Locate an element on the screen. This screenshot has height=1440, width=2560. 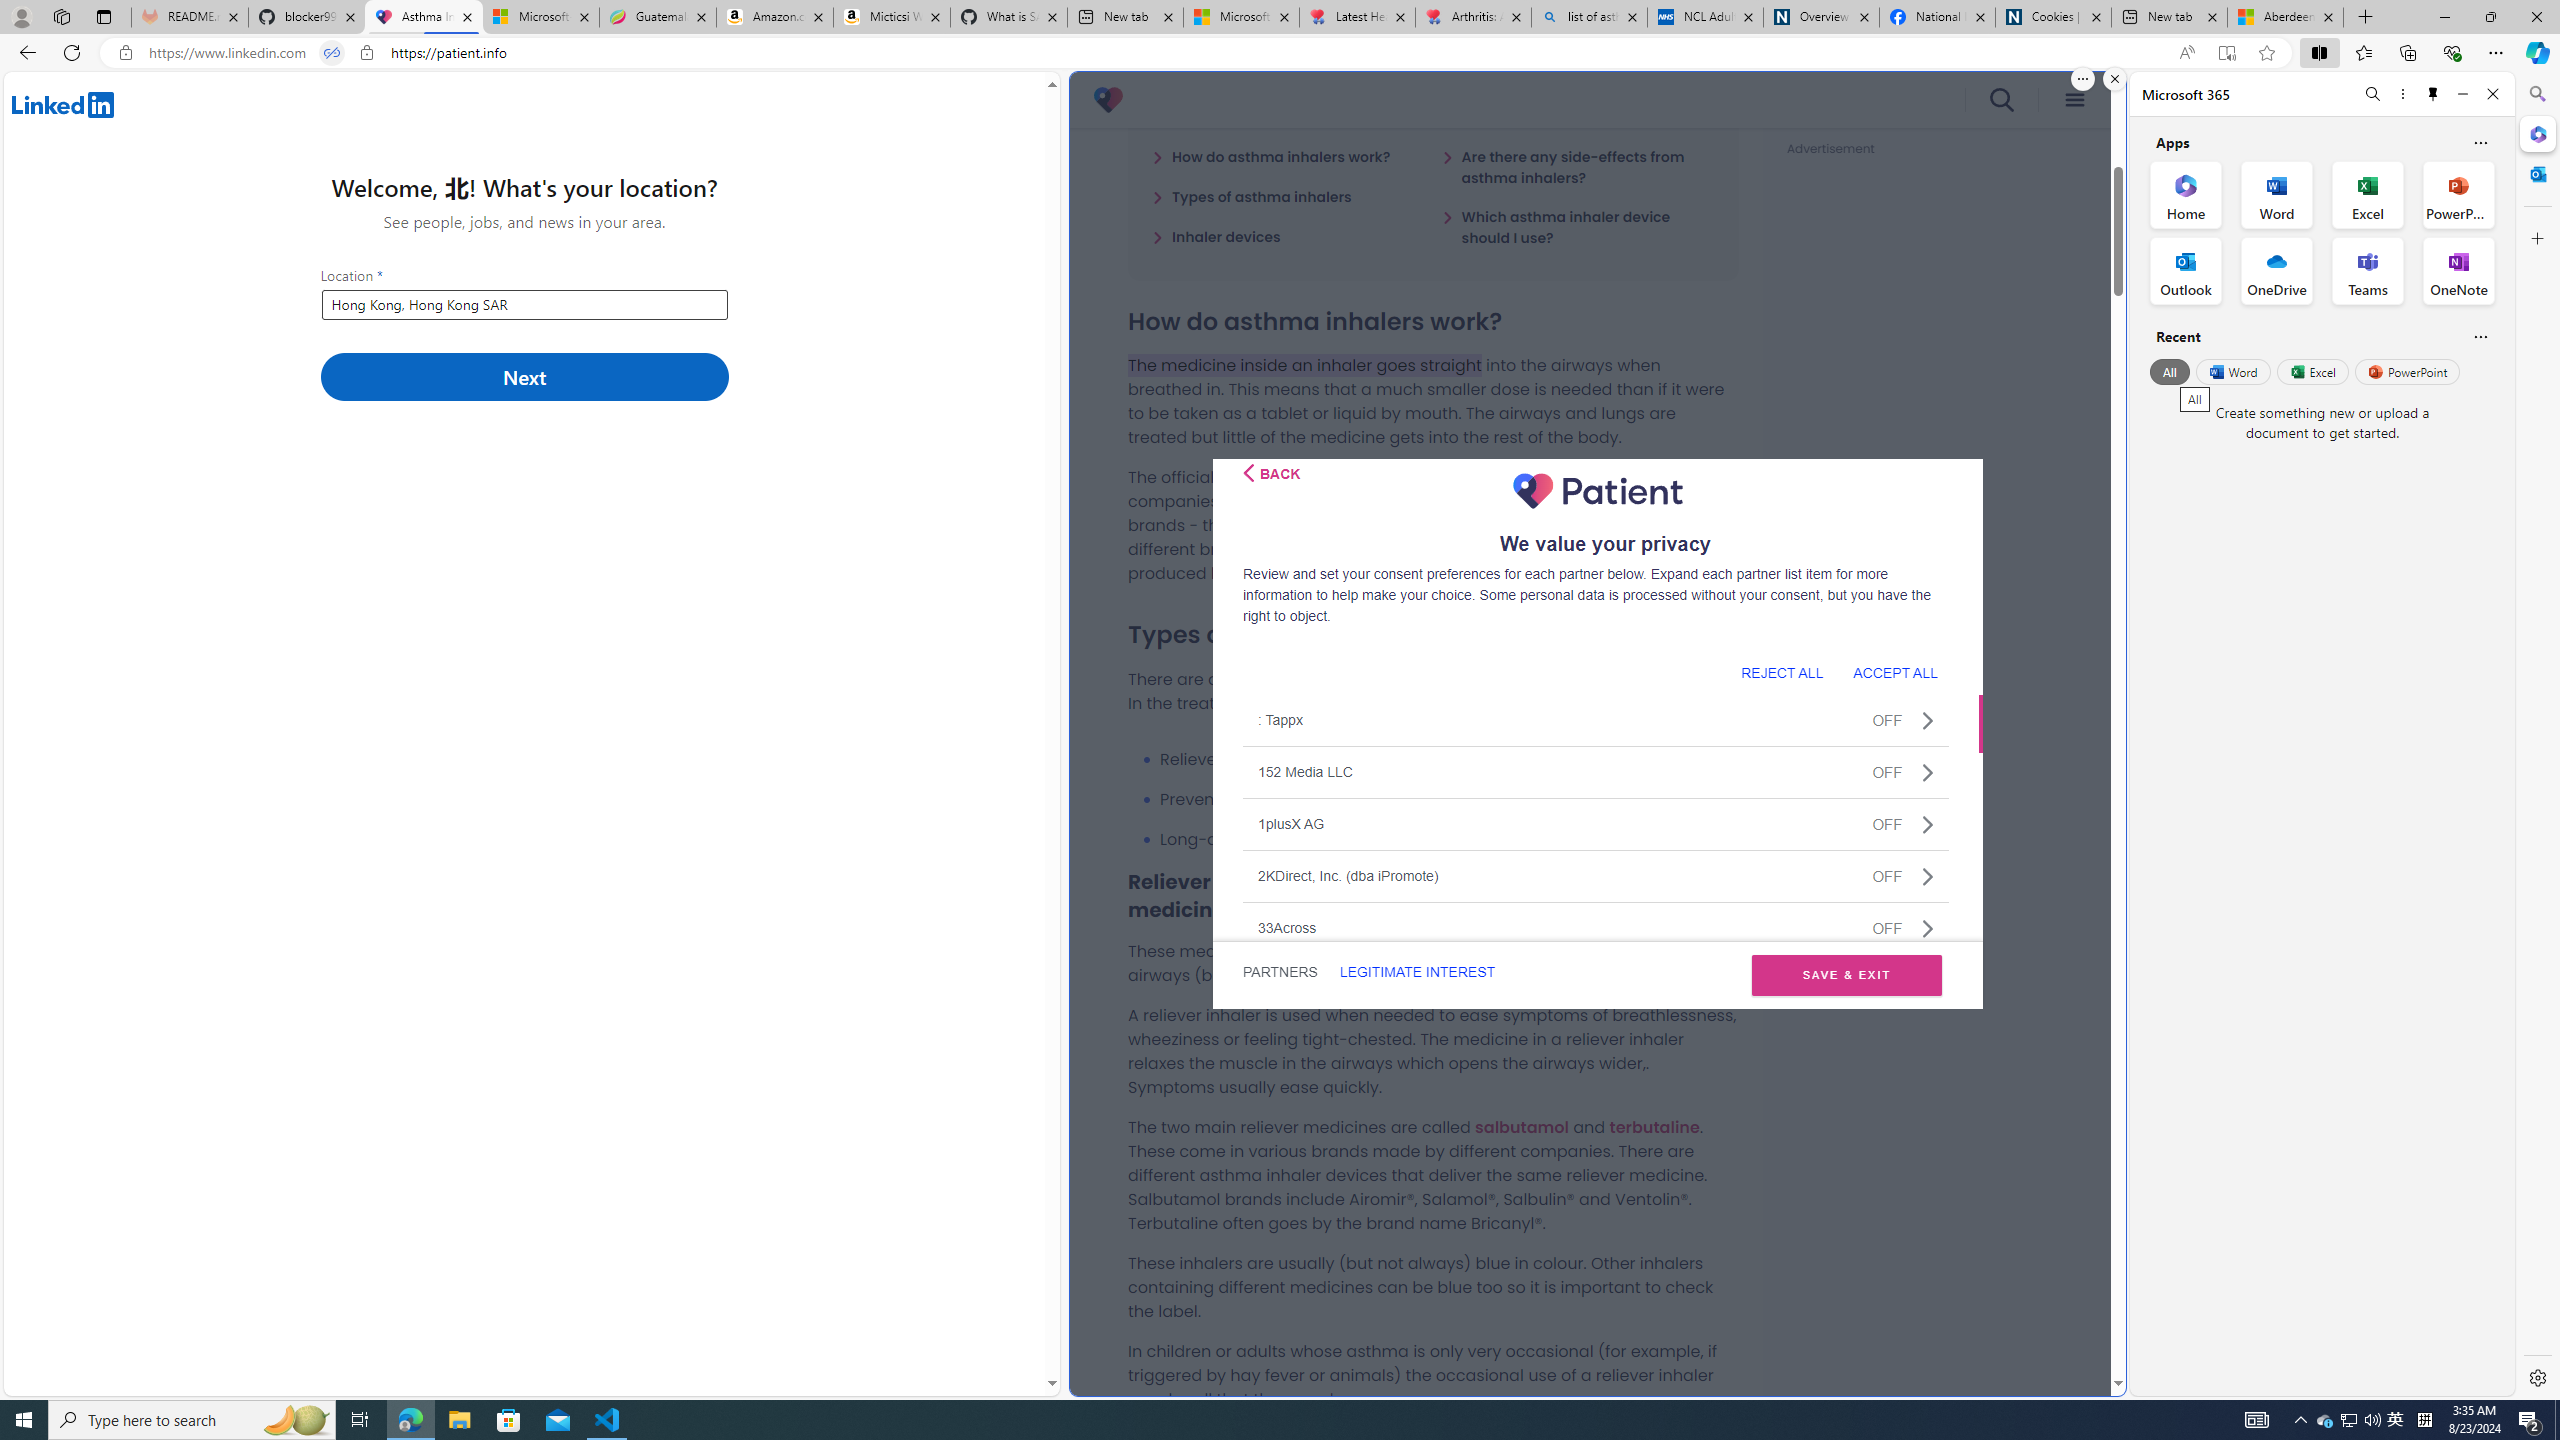
'Inhaler devices' is located at coordinates (1215, 235).